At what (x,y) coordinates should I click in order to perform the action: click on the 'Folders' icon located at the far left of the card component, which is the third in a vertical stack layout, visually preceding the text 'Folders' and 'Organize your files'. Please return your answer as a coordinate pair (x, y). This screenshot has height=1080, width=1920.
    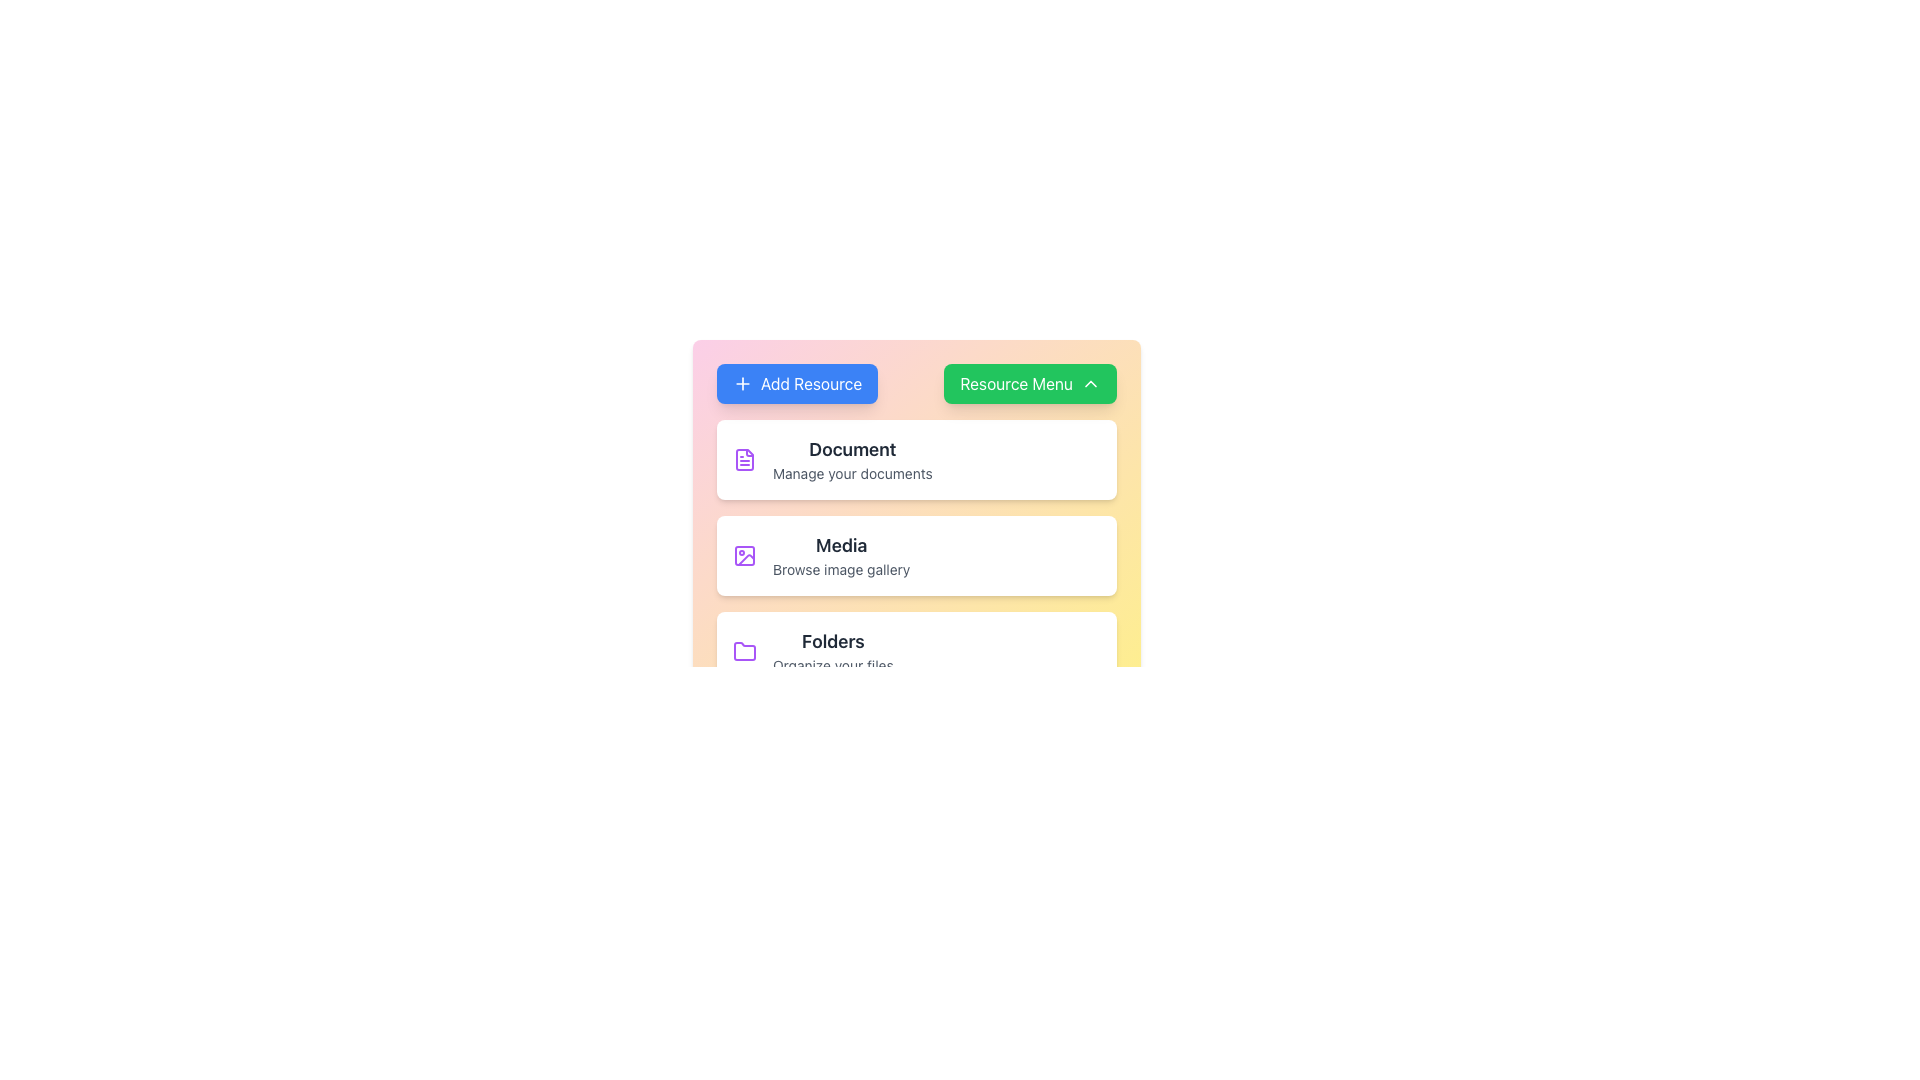
    Looking at the image, I should click on (743, 651).